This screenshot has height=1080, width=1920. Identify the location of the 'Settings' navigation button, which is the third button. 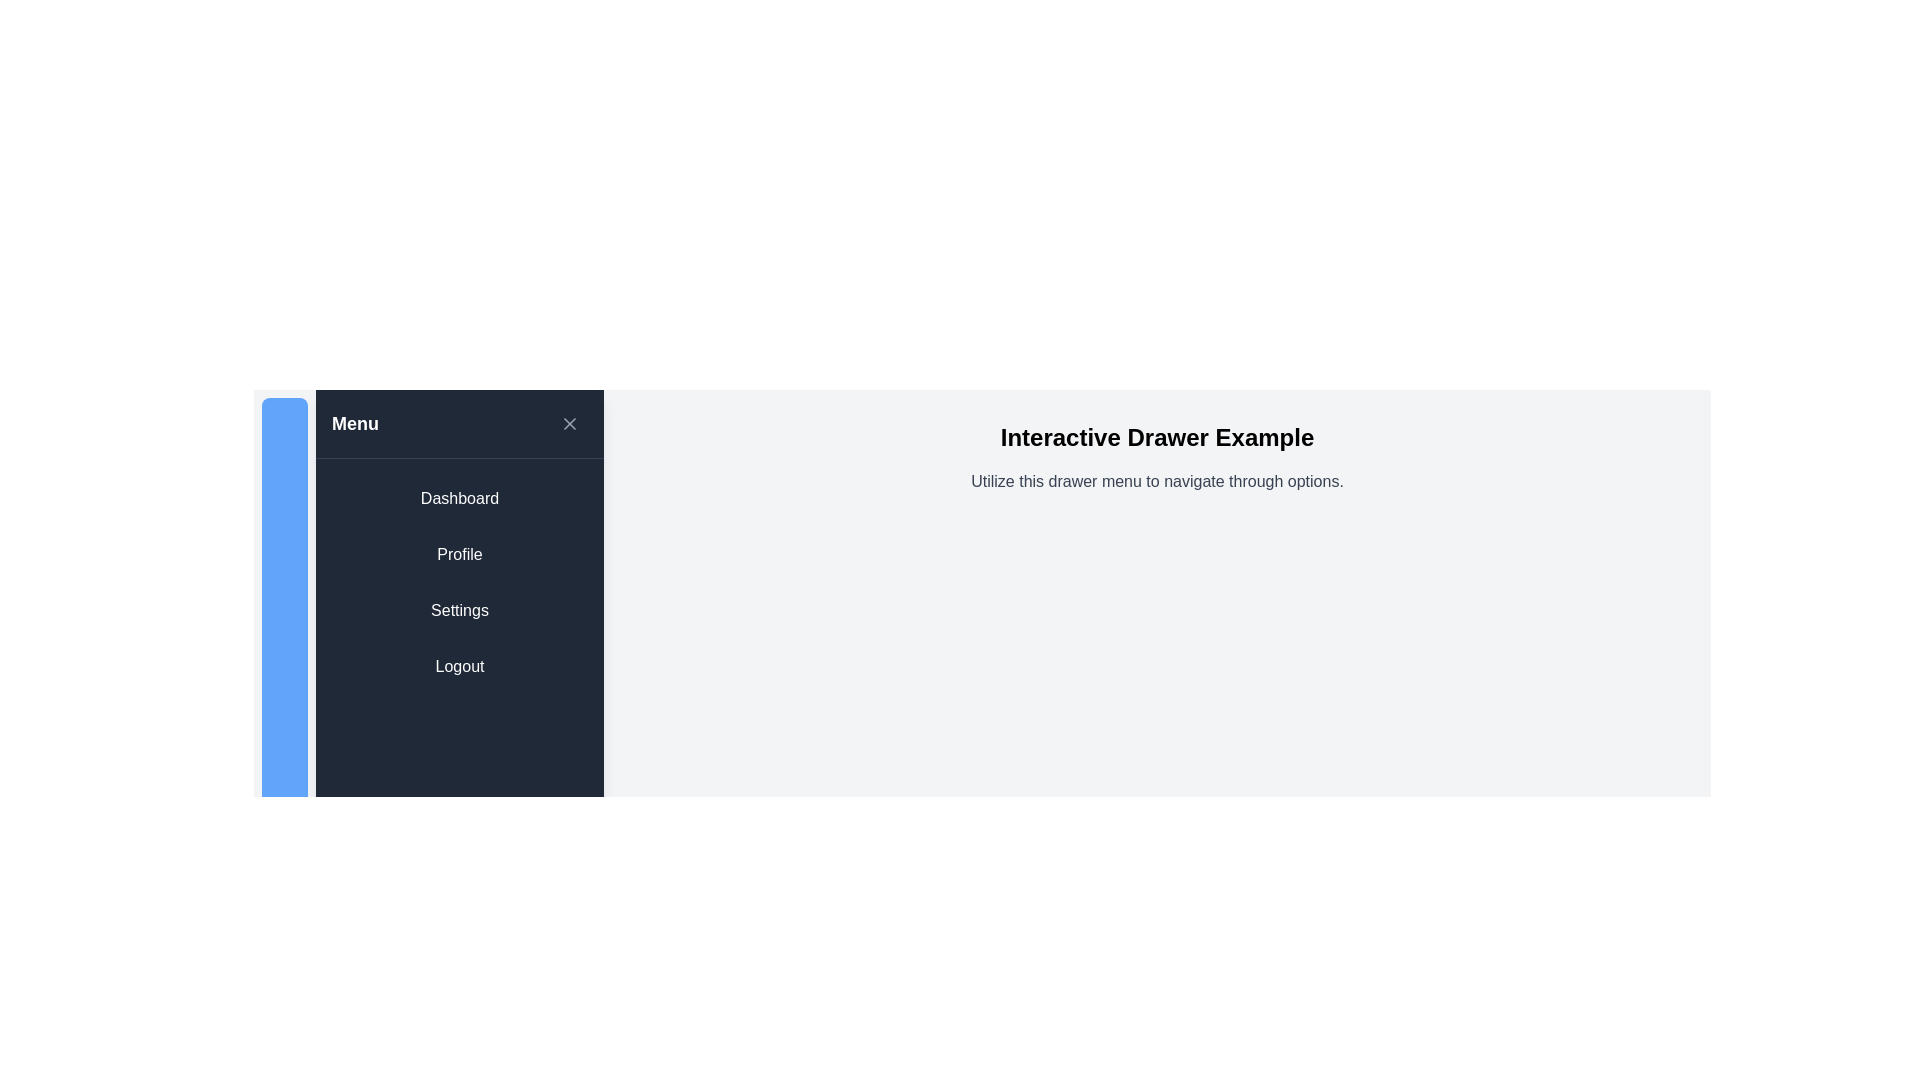
(459, 609).